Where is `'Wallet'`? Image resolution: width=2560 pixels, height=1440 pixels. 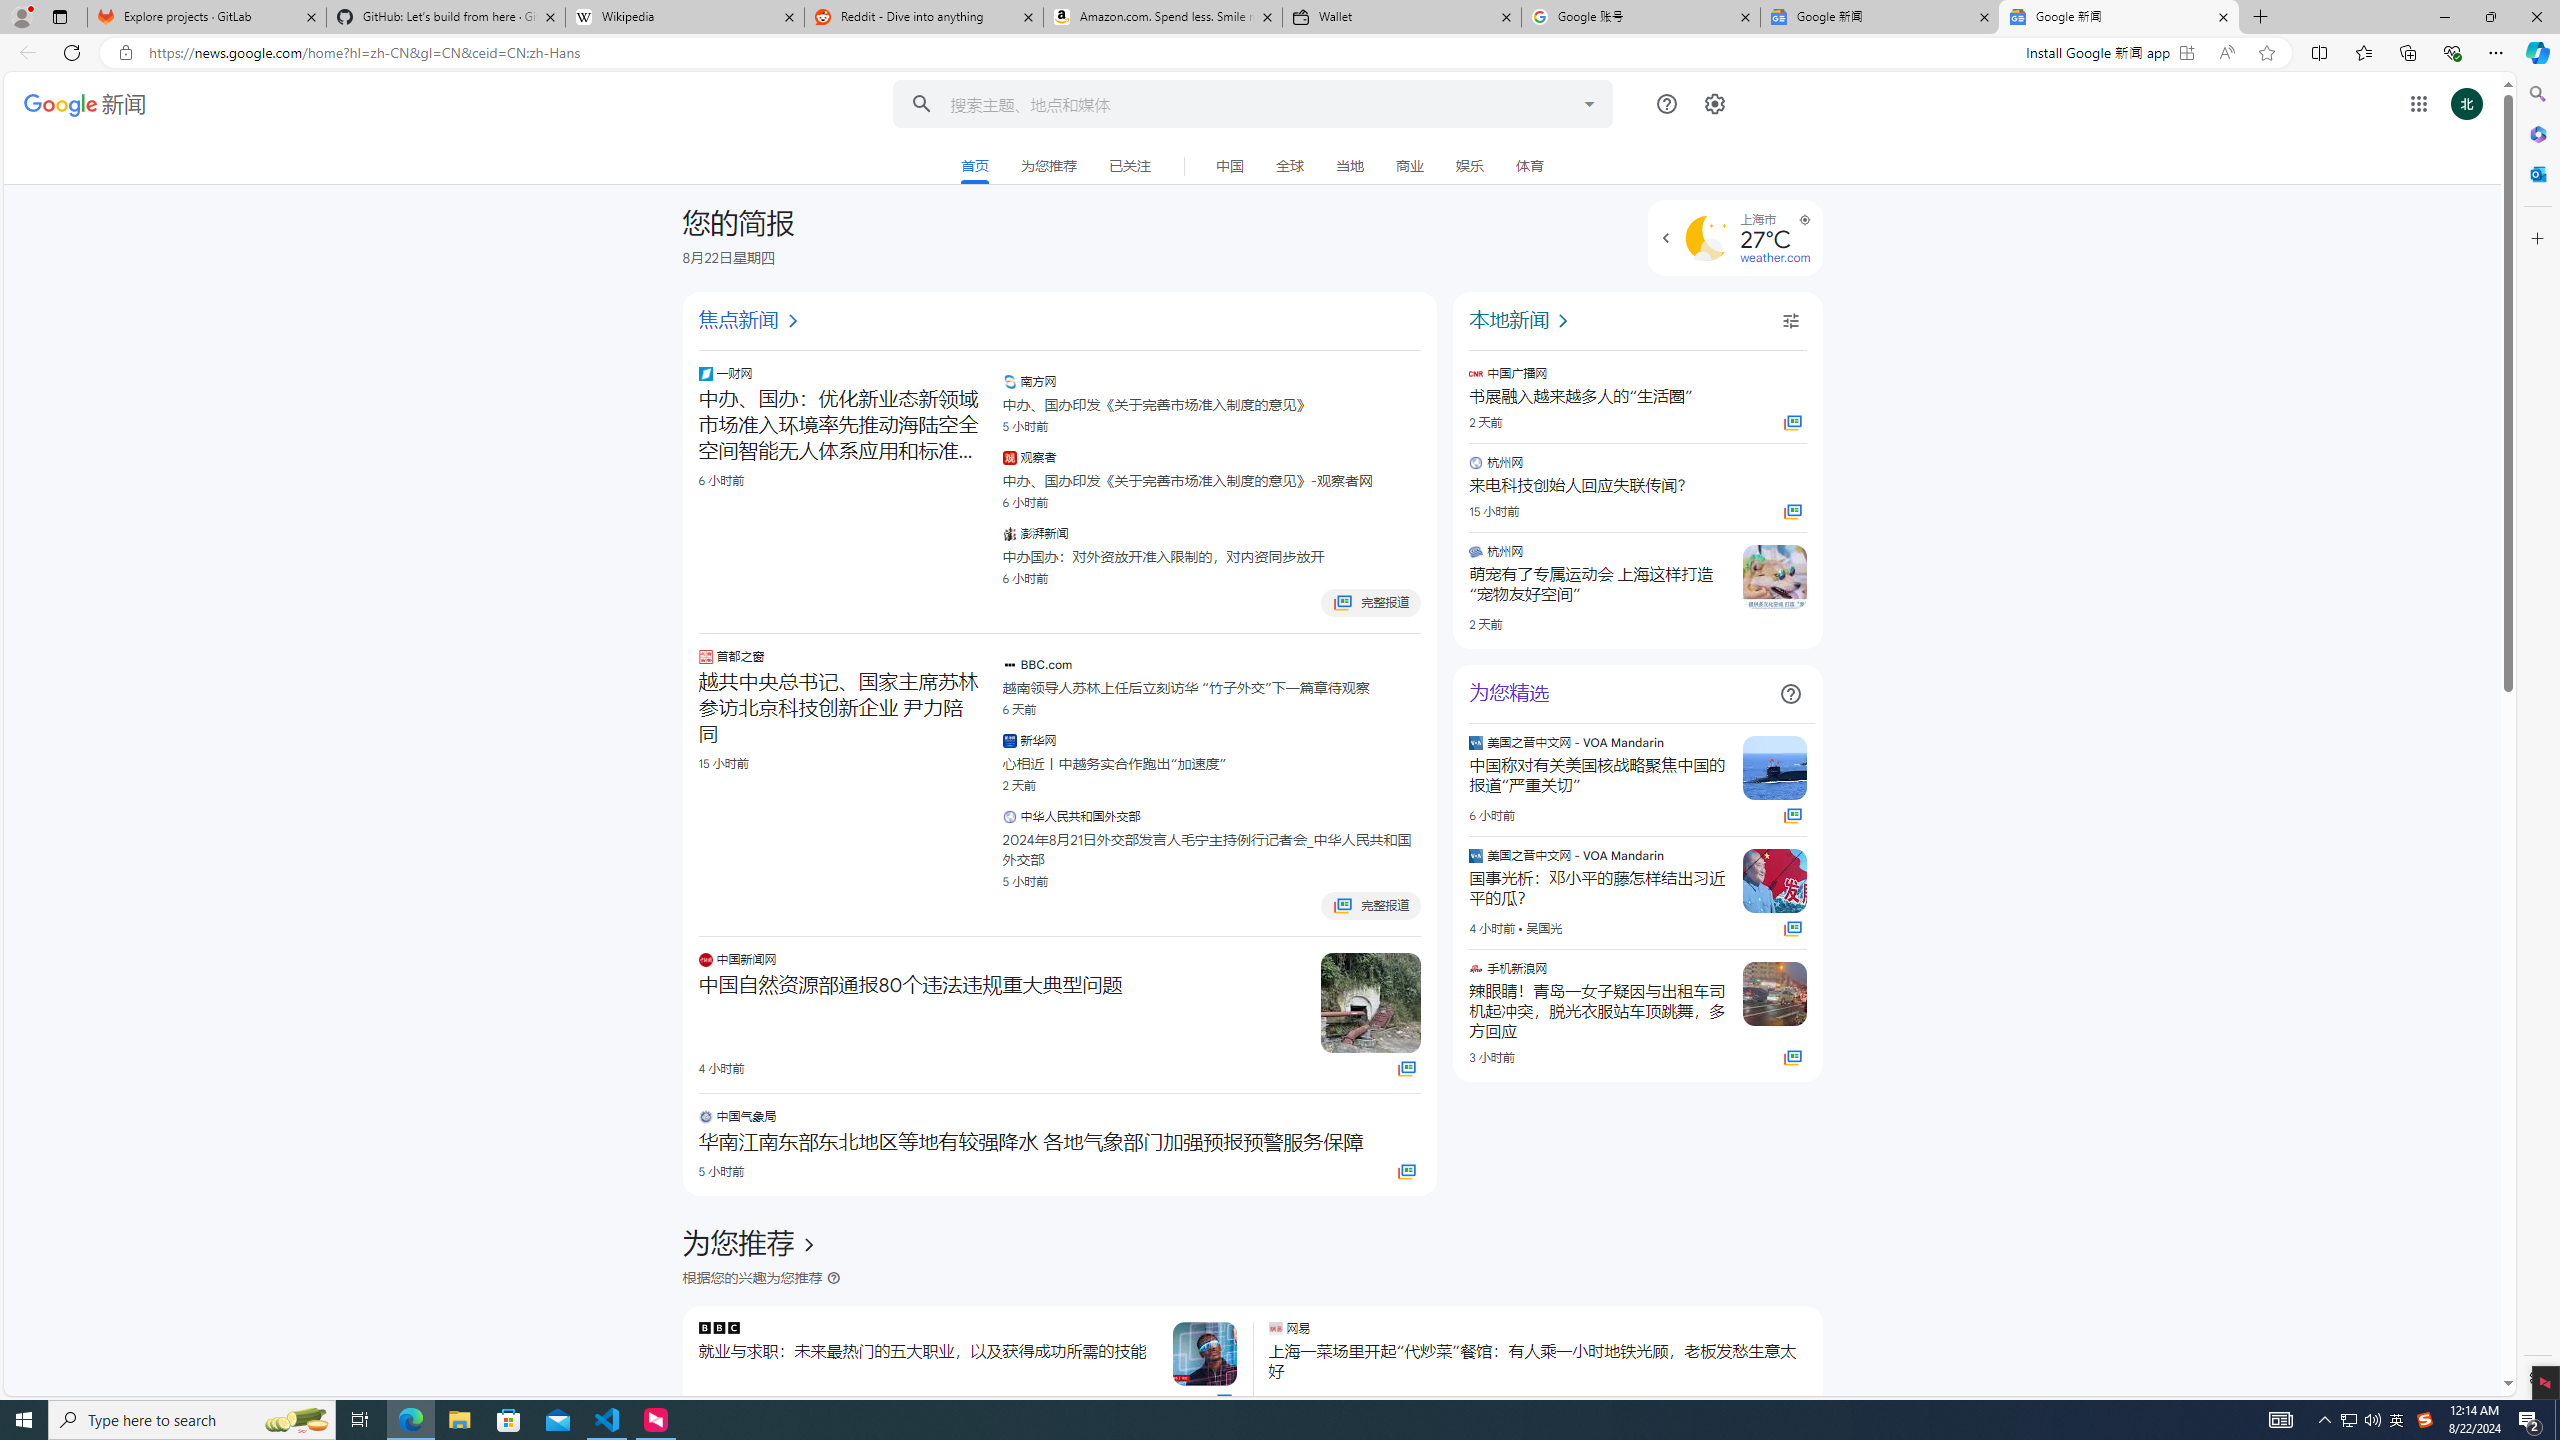 'Wallet' is located at coordinates (1402, 16).